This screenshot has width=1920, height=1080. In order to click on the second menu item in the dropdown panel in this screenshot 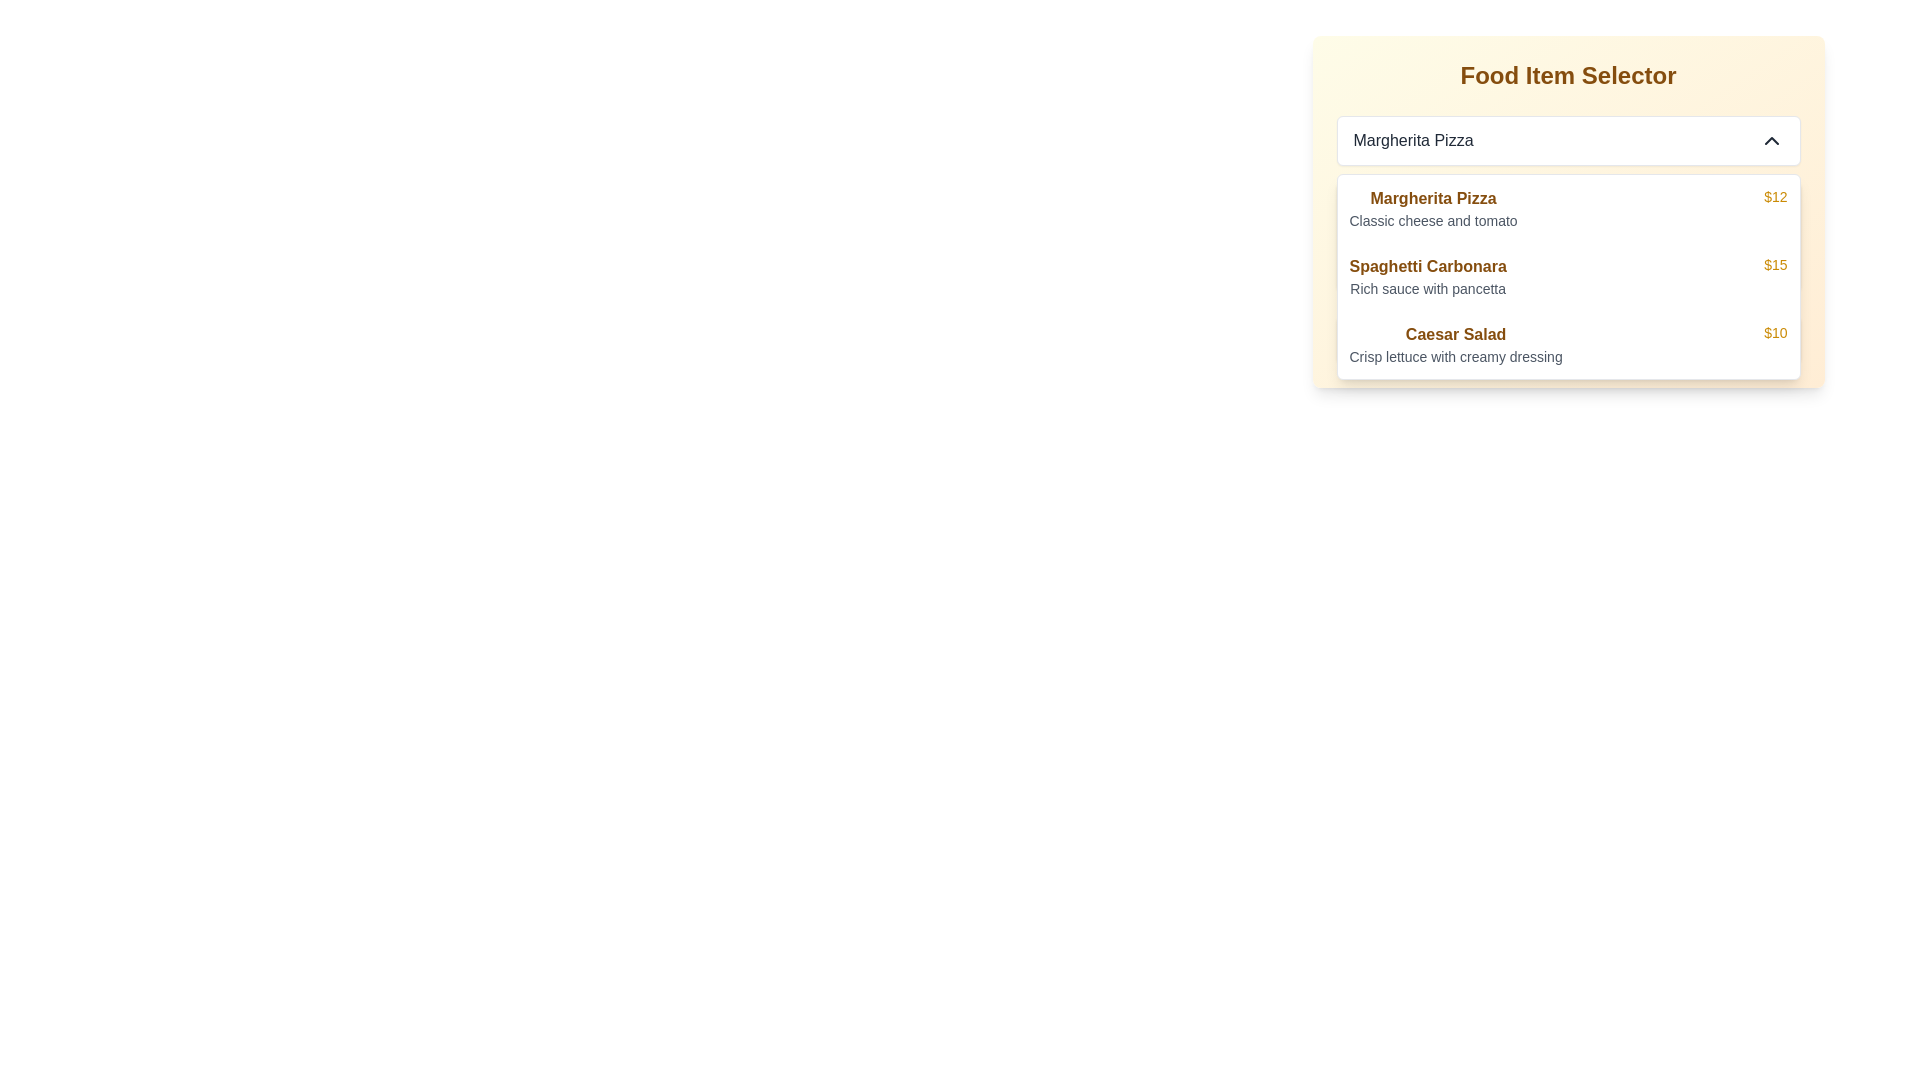, I will do `click(1567, 277)`.